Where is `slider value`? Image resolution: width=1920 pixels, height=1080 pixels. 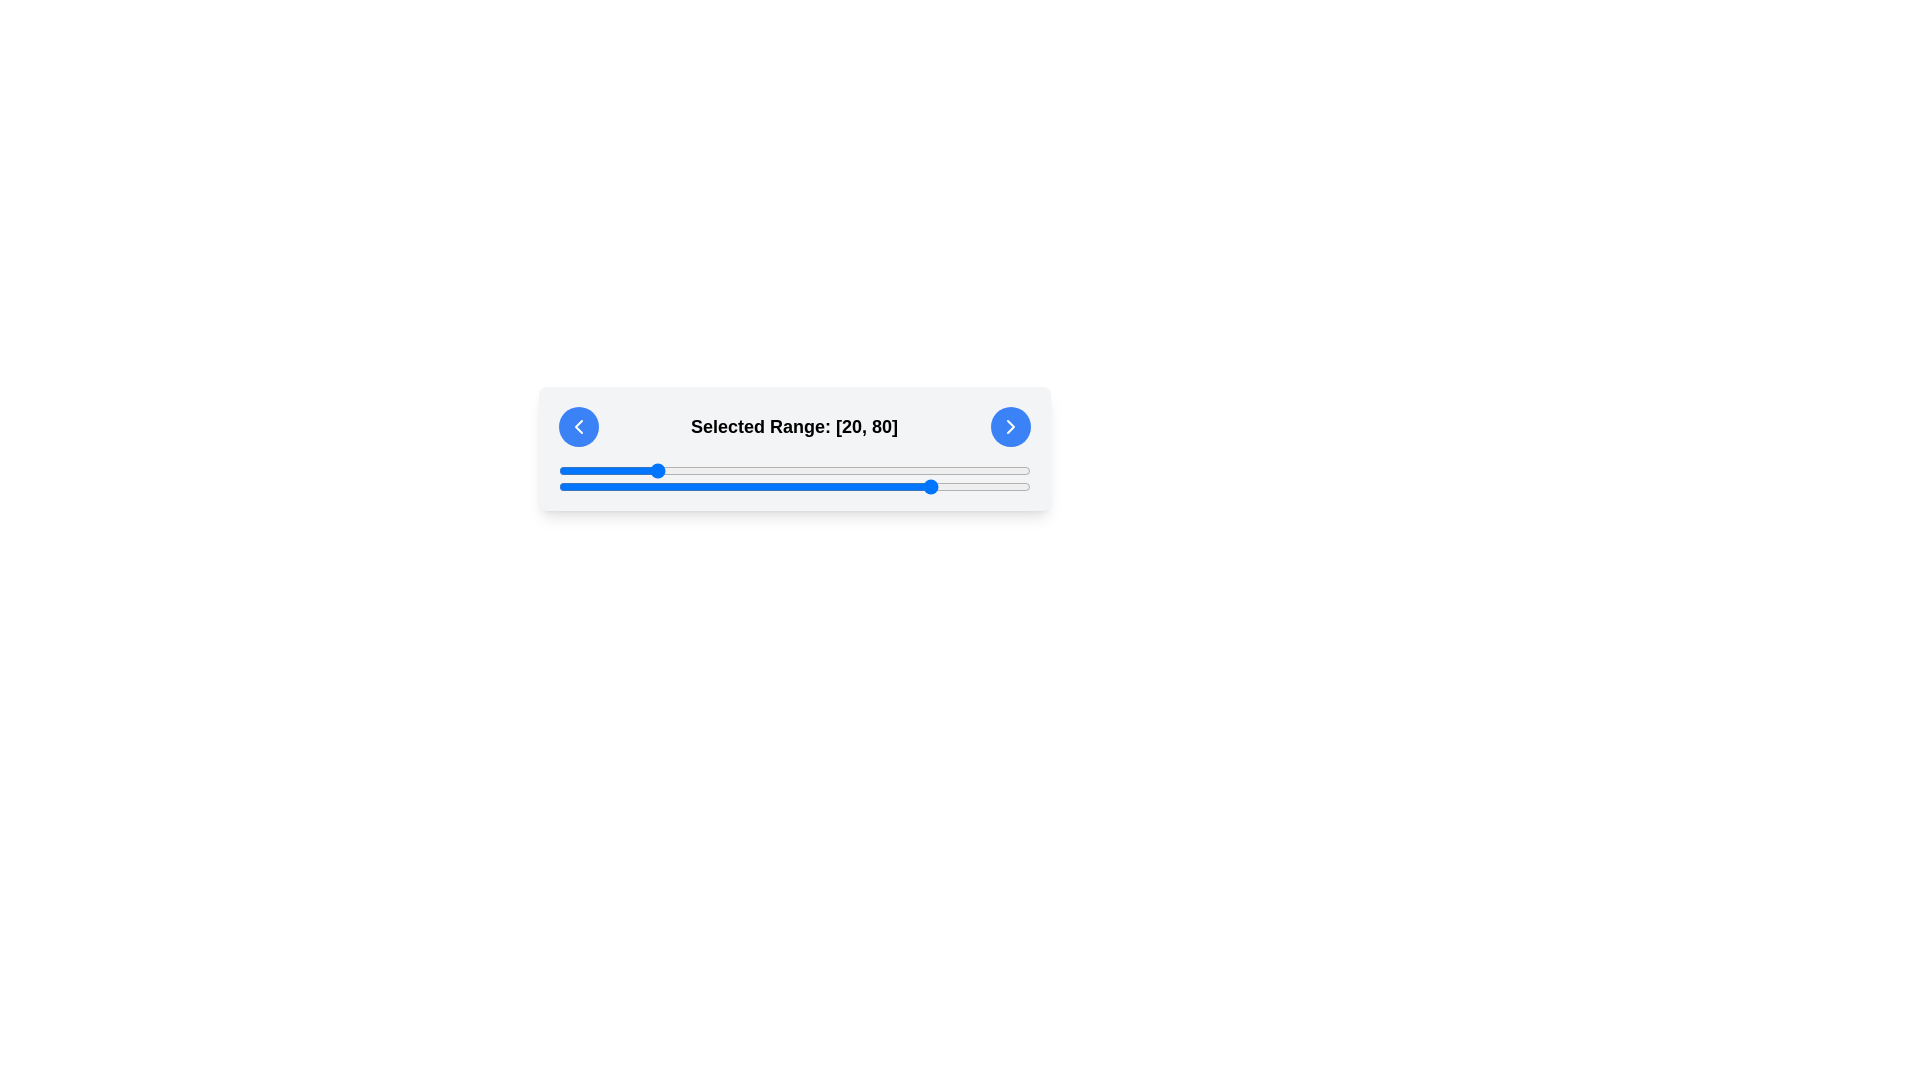 slider value is located at coordinates (618, 470).